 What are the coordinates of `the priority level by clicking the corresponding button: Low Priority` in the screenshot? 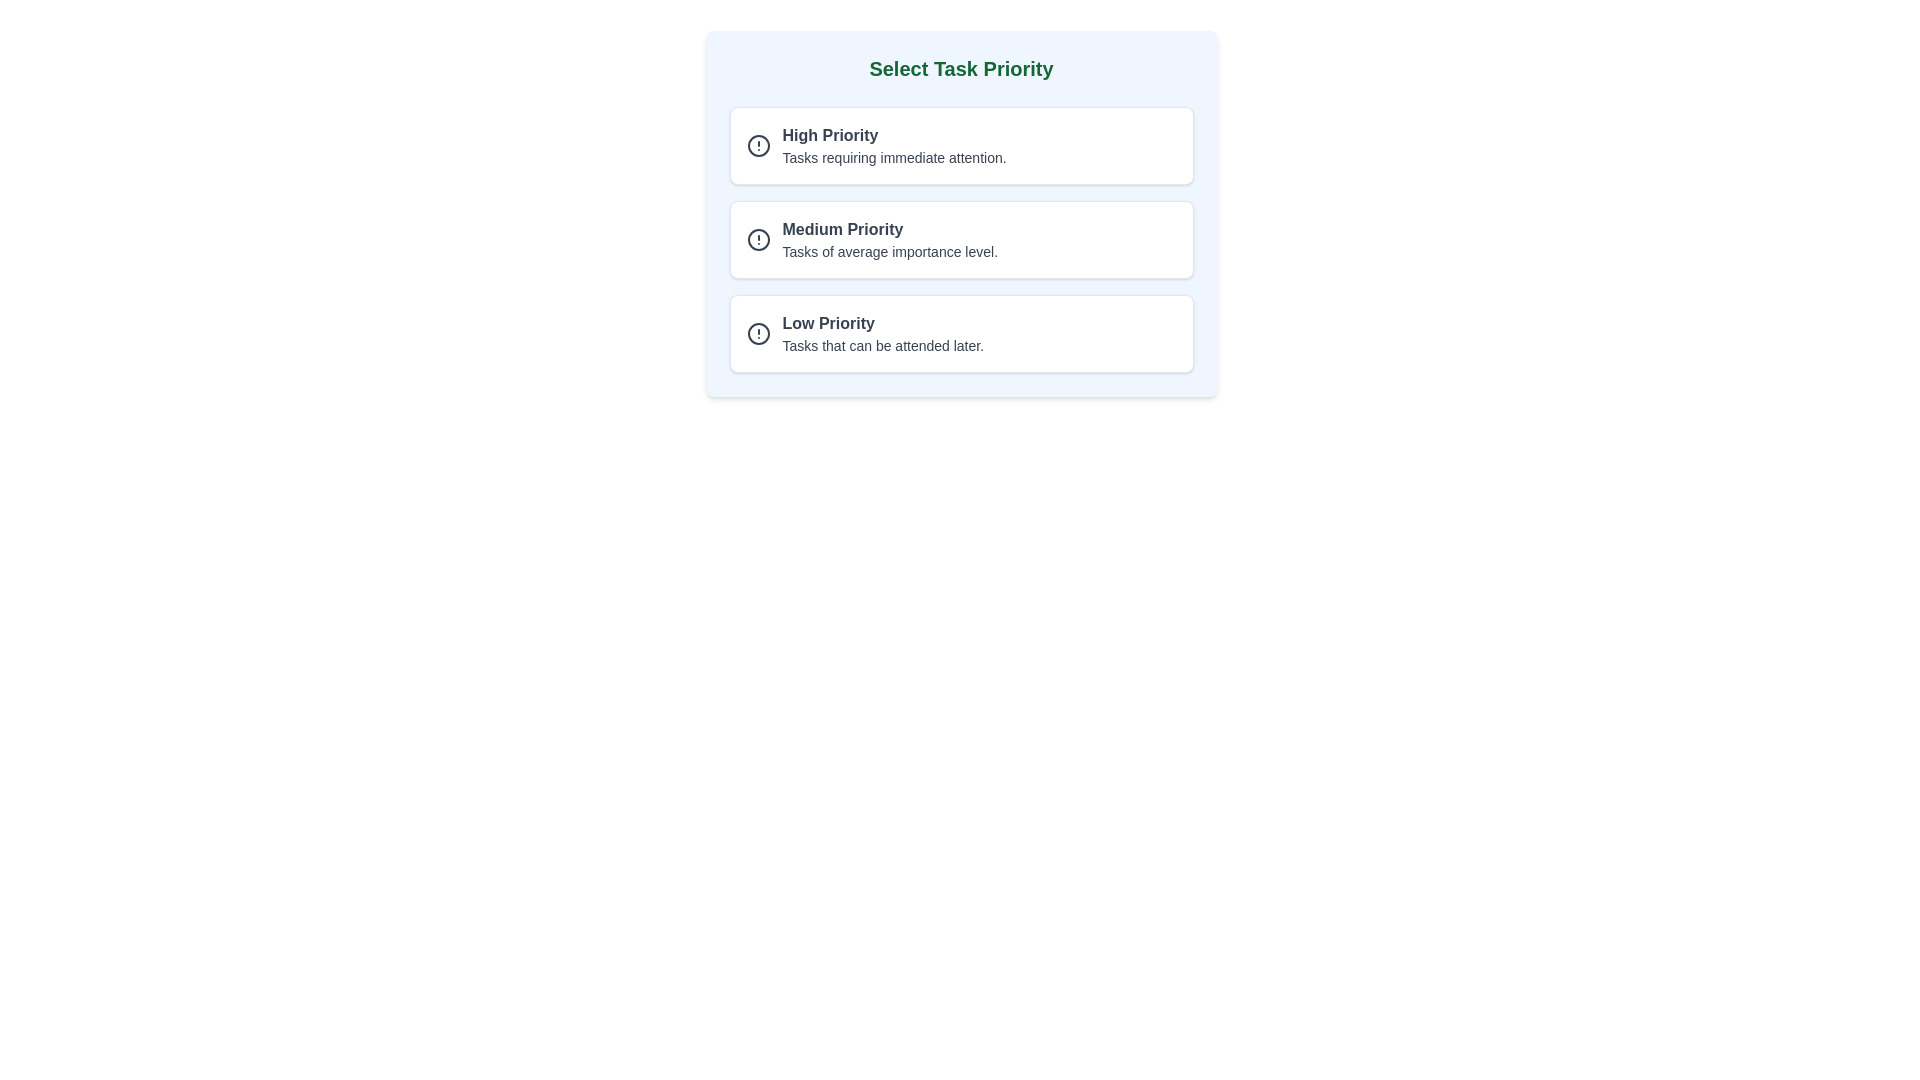 It's located at (961, 333).